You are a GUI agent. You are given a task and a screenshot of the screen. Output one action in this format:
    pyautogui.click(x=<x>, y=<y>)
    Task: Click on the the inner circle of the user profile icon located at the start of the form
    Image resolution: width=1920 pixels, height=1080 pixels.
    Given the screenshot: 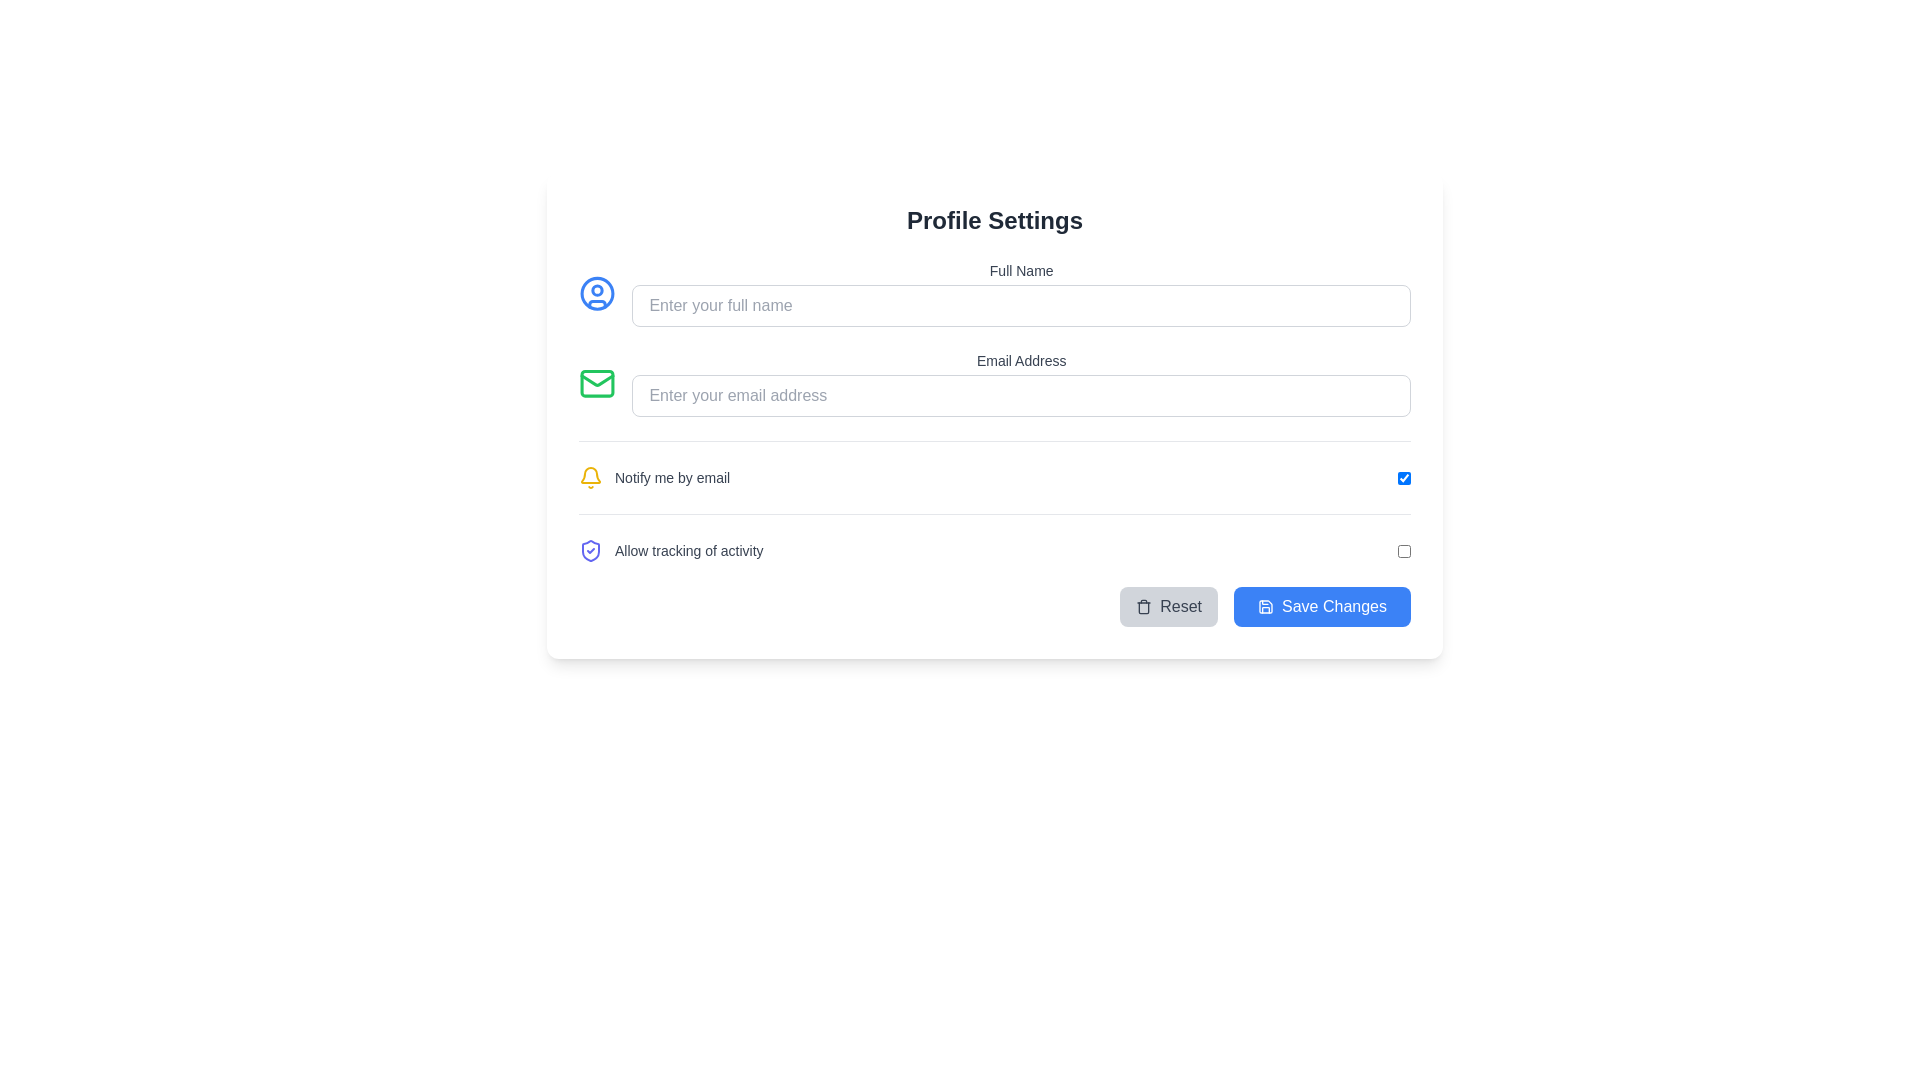 What is the action you would take?
    pyautogui.click(x=596, y=293)
    